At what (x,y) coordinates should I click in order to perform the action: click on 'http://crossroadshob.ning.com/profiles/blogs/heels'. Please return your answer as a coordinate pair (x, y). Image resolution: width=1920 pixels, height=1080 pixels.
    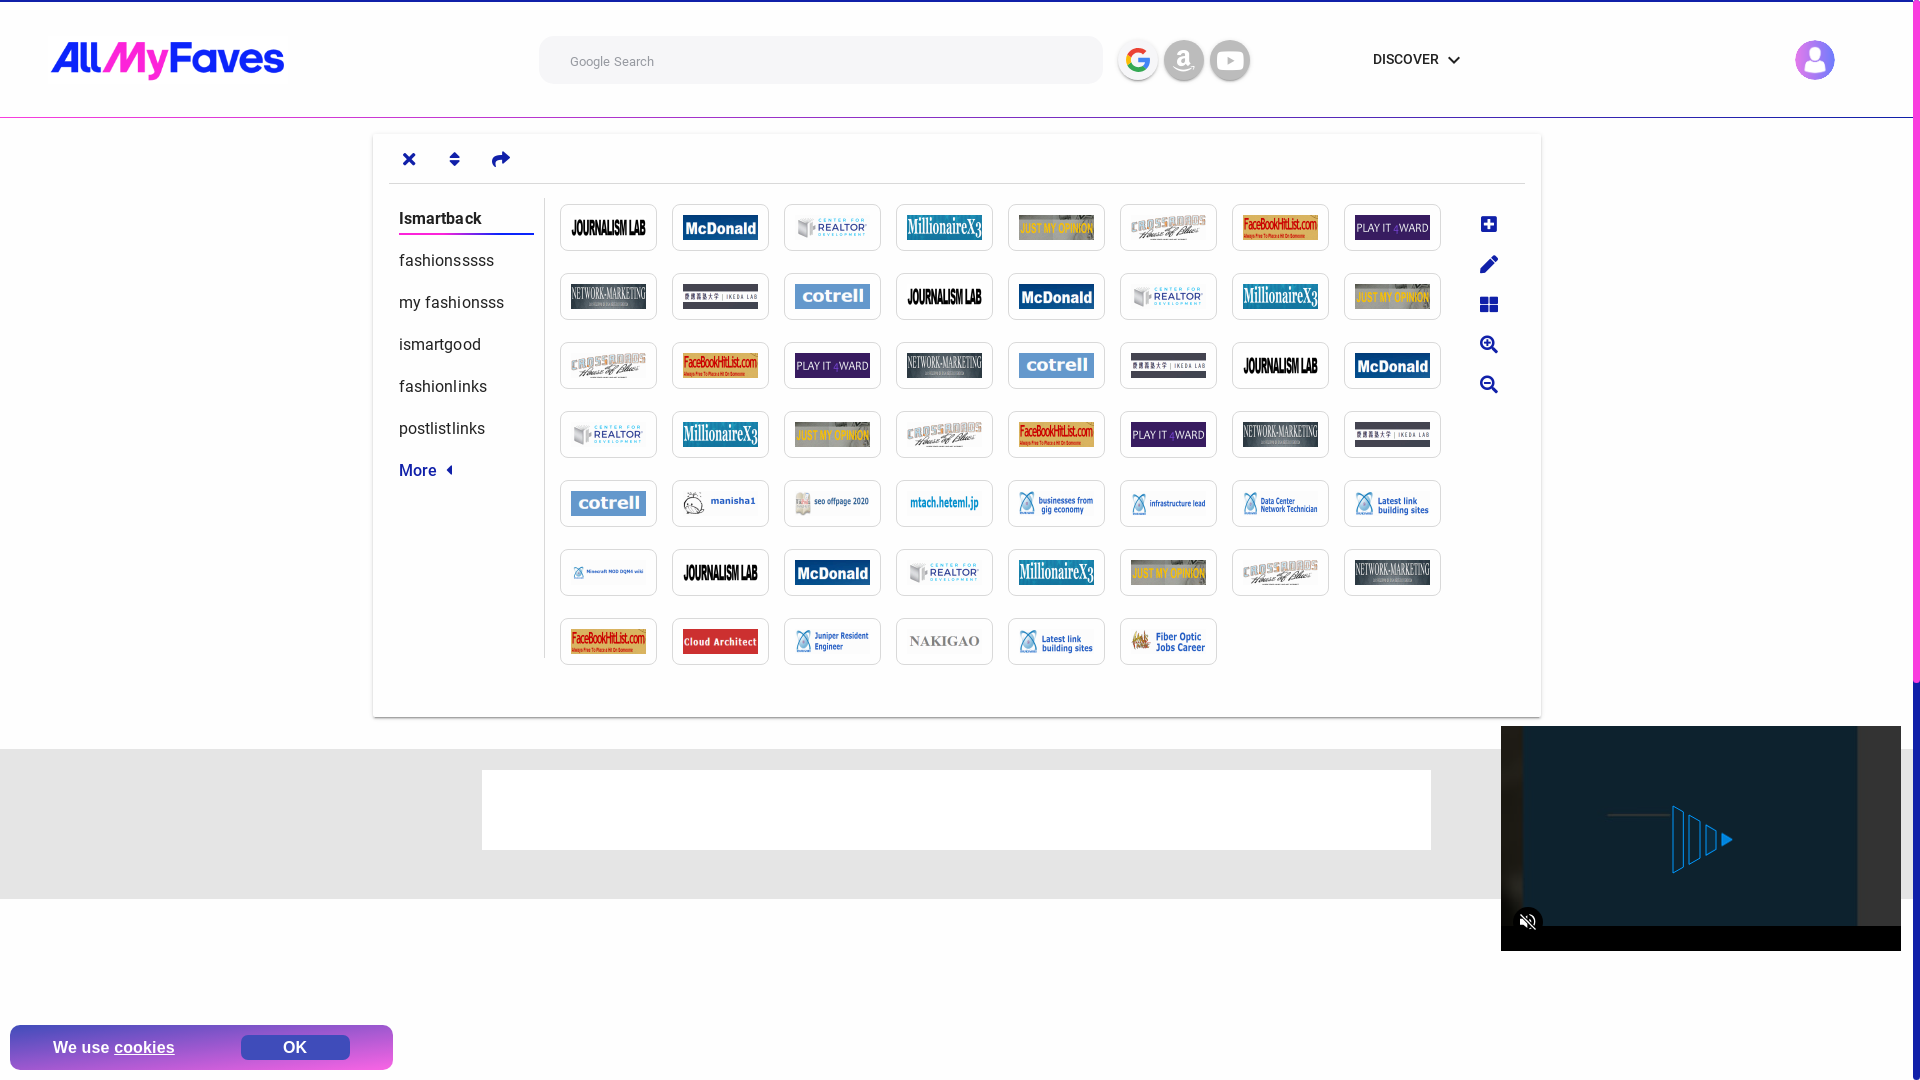
    Looking at the image, I should click on (895, 433).